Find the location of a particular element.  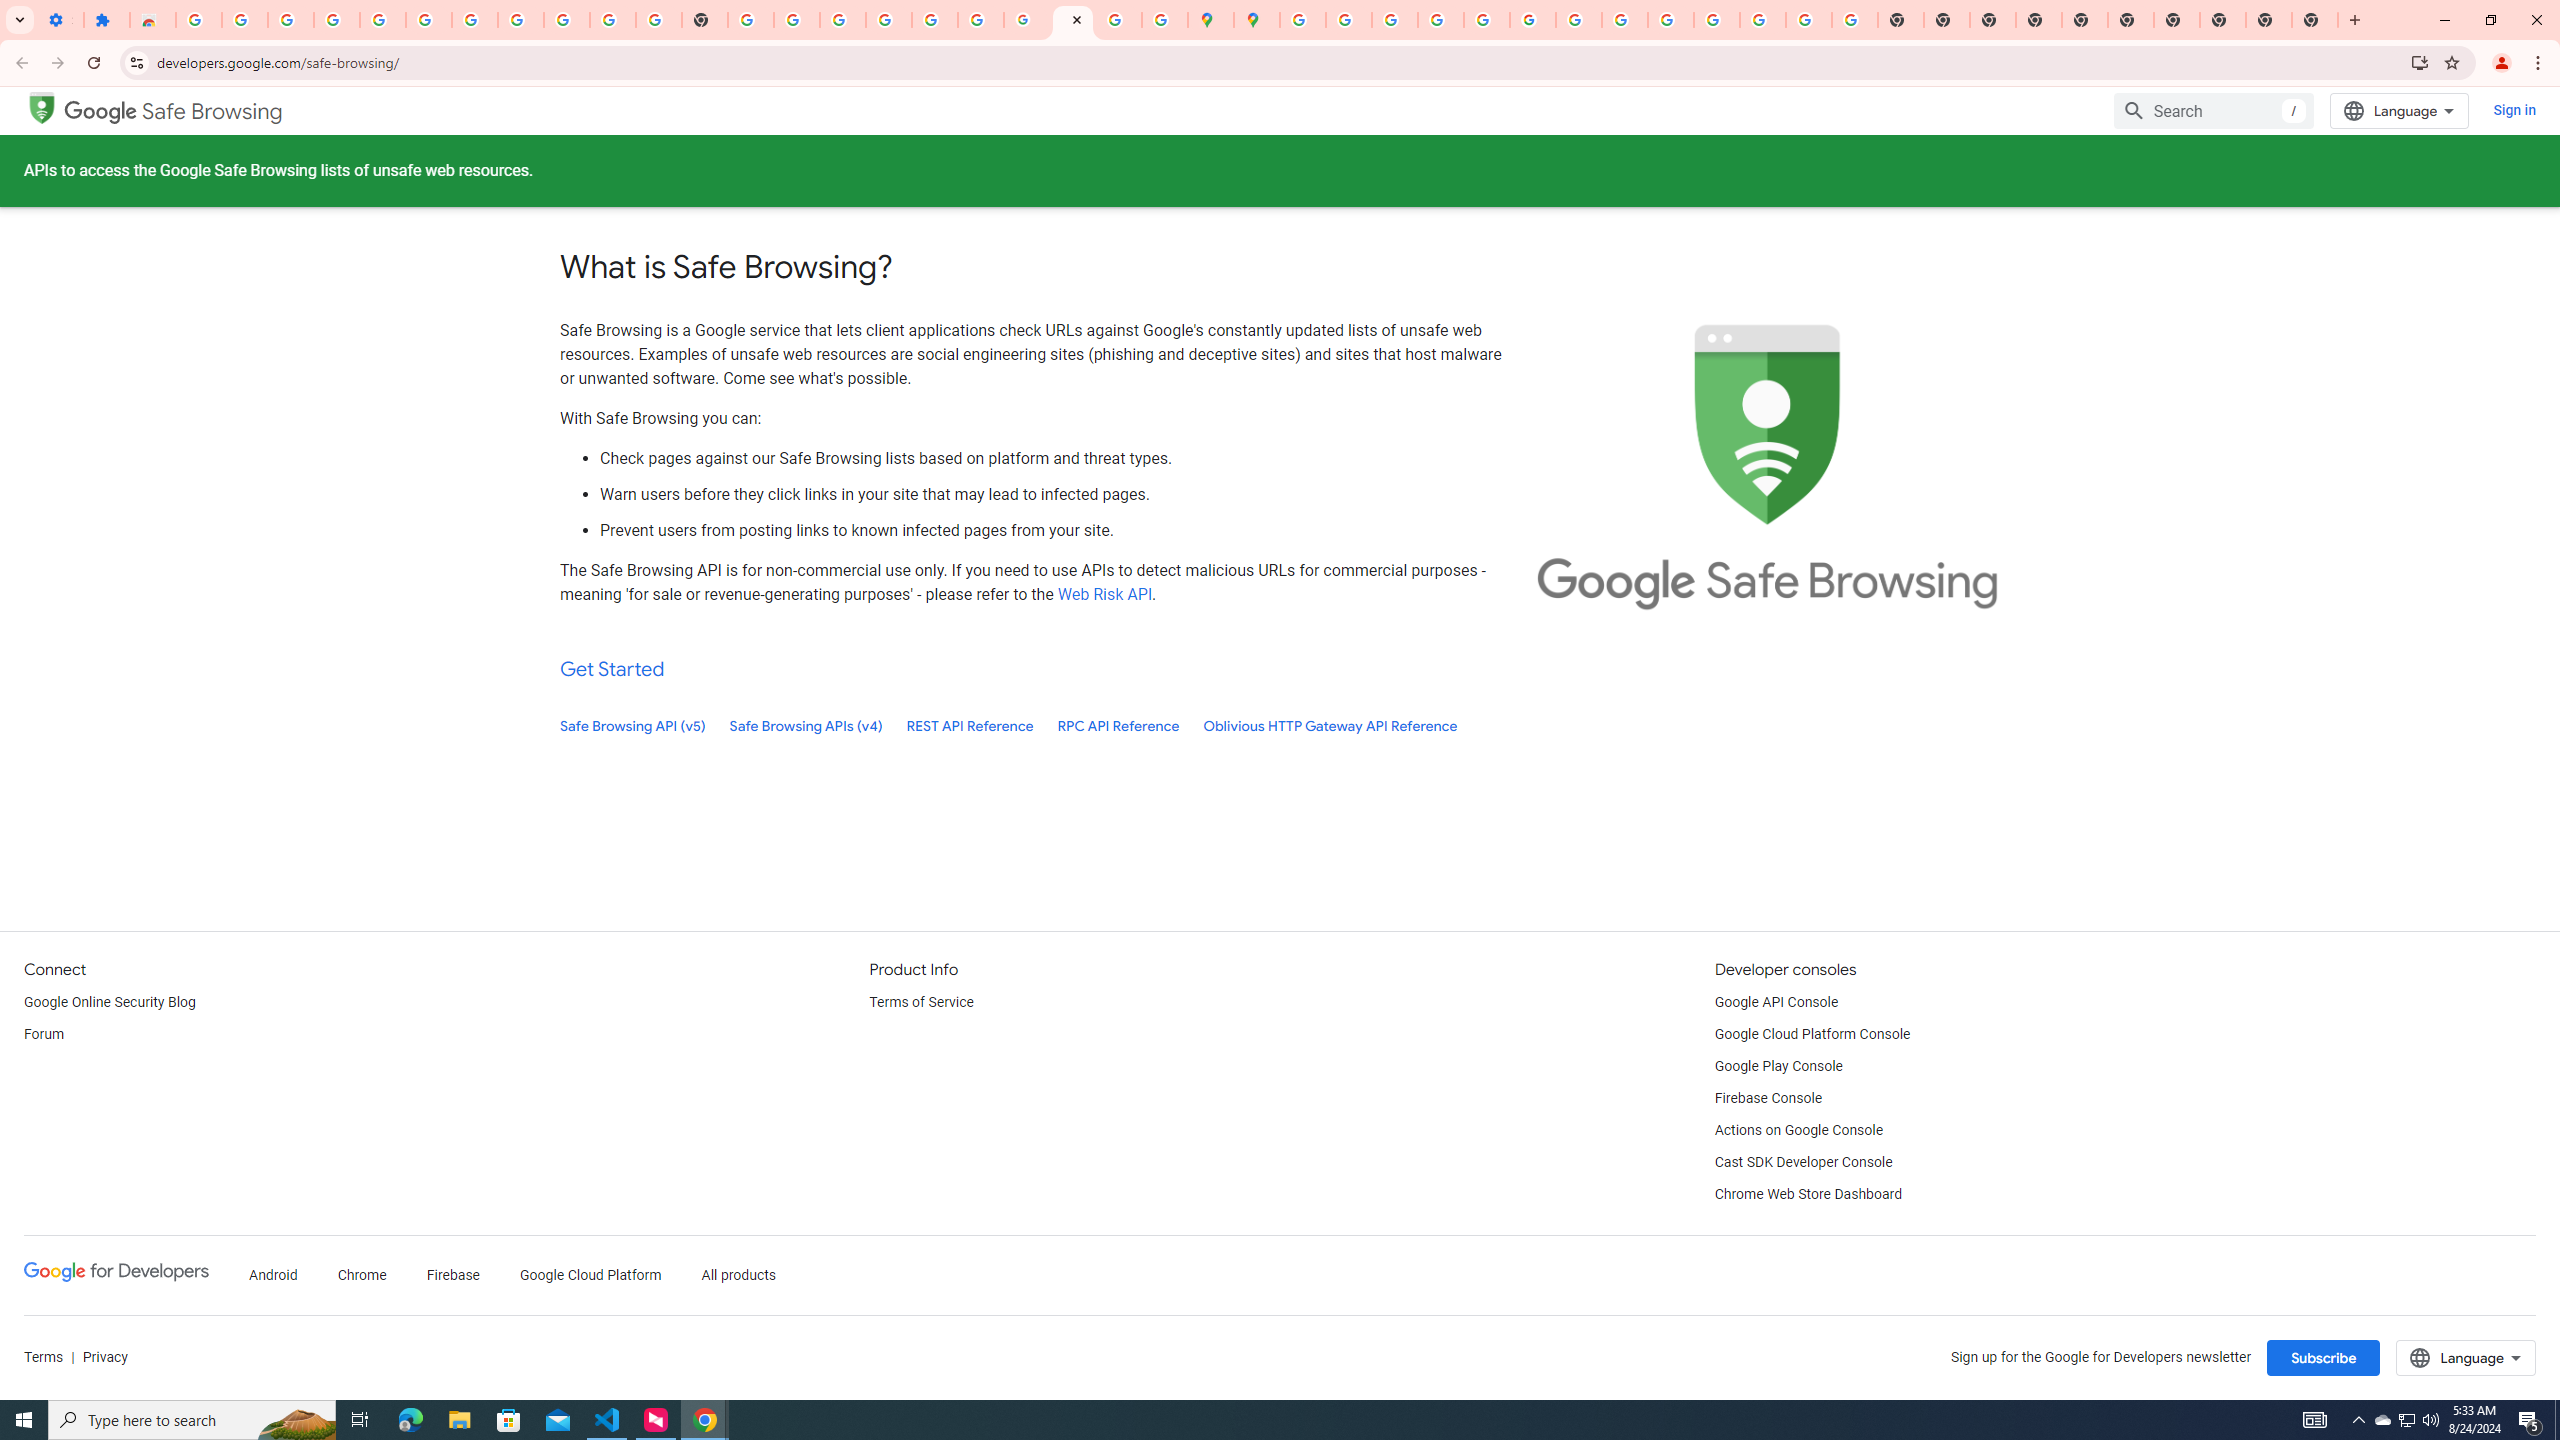

'Google API Console' is located at coordinates (1776, 1002).